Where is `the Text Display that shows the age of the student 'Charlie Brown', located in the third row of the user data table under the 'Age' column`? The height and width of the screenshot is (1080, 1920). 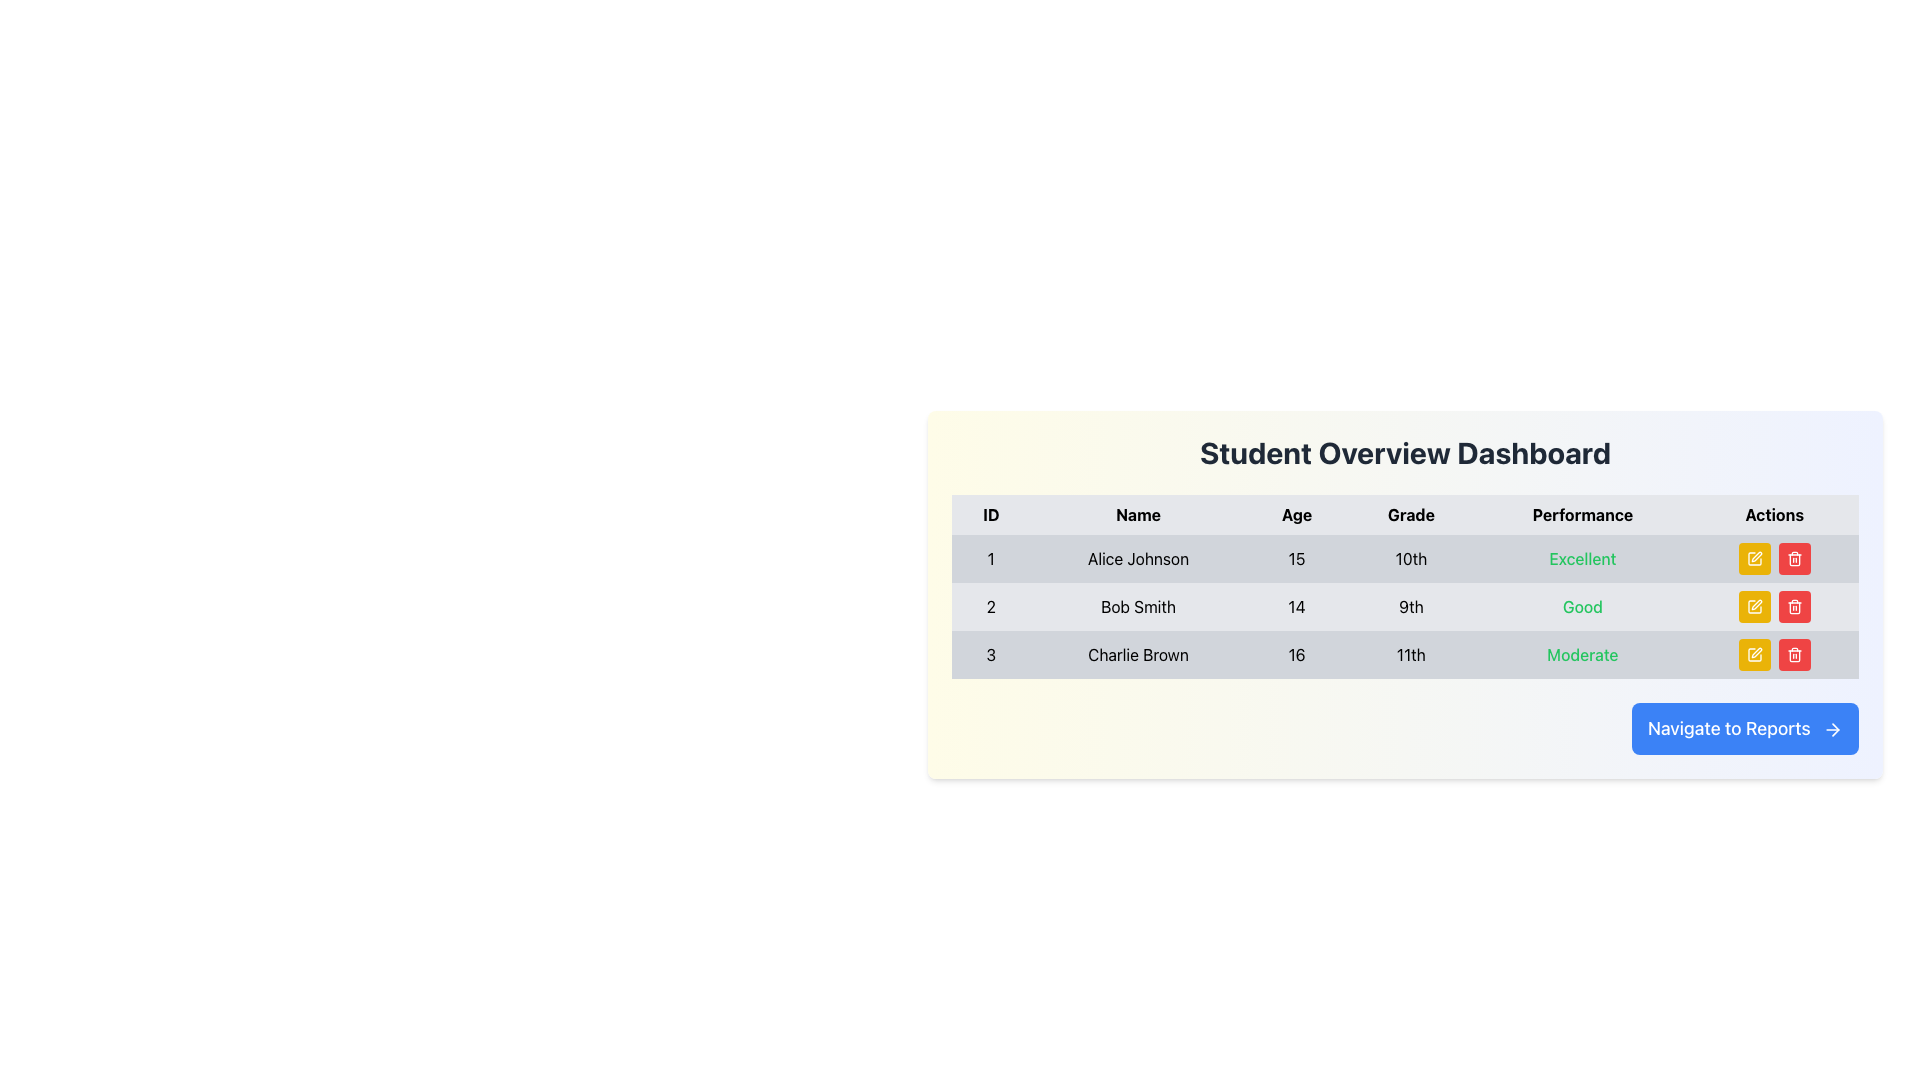 the Text Display that shows the age of the student 'Charlie Brown', located in the third row of the user data table under the 'Age' column is located at coordinates (1296, 655).